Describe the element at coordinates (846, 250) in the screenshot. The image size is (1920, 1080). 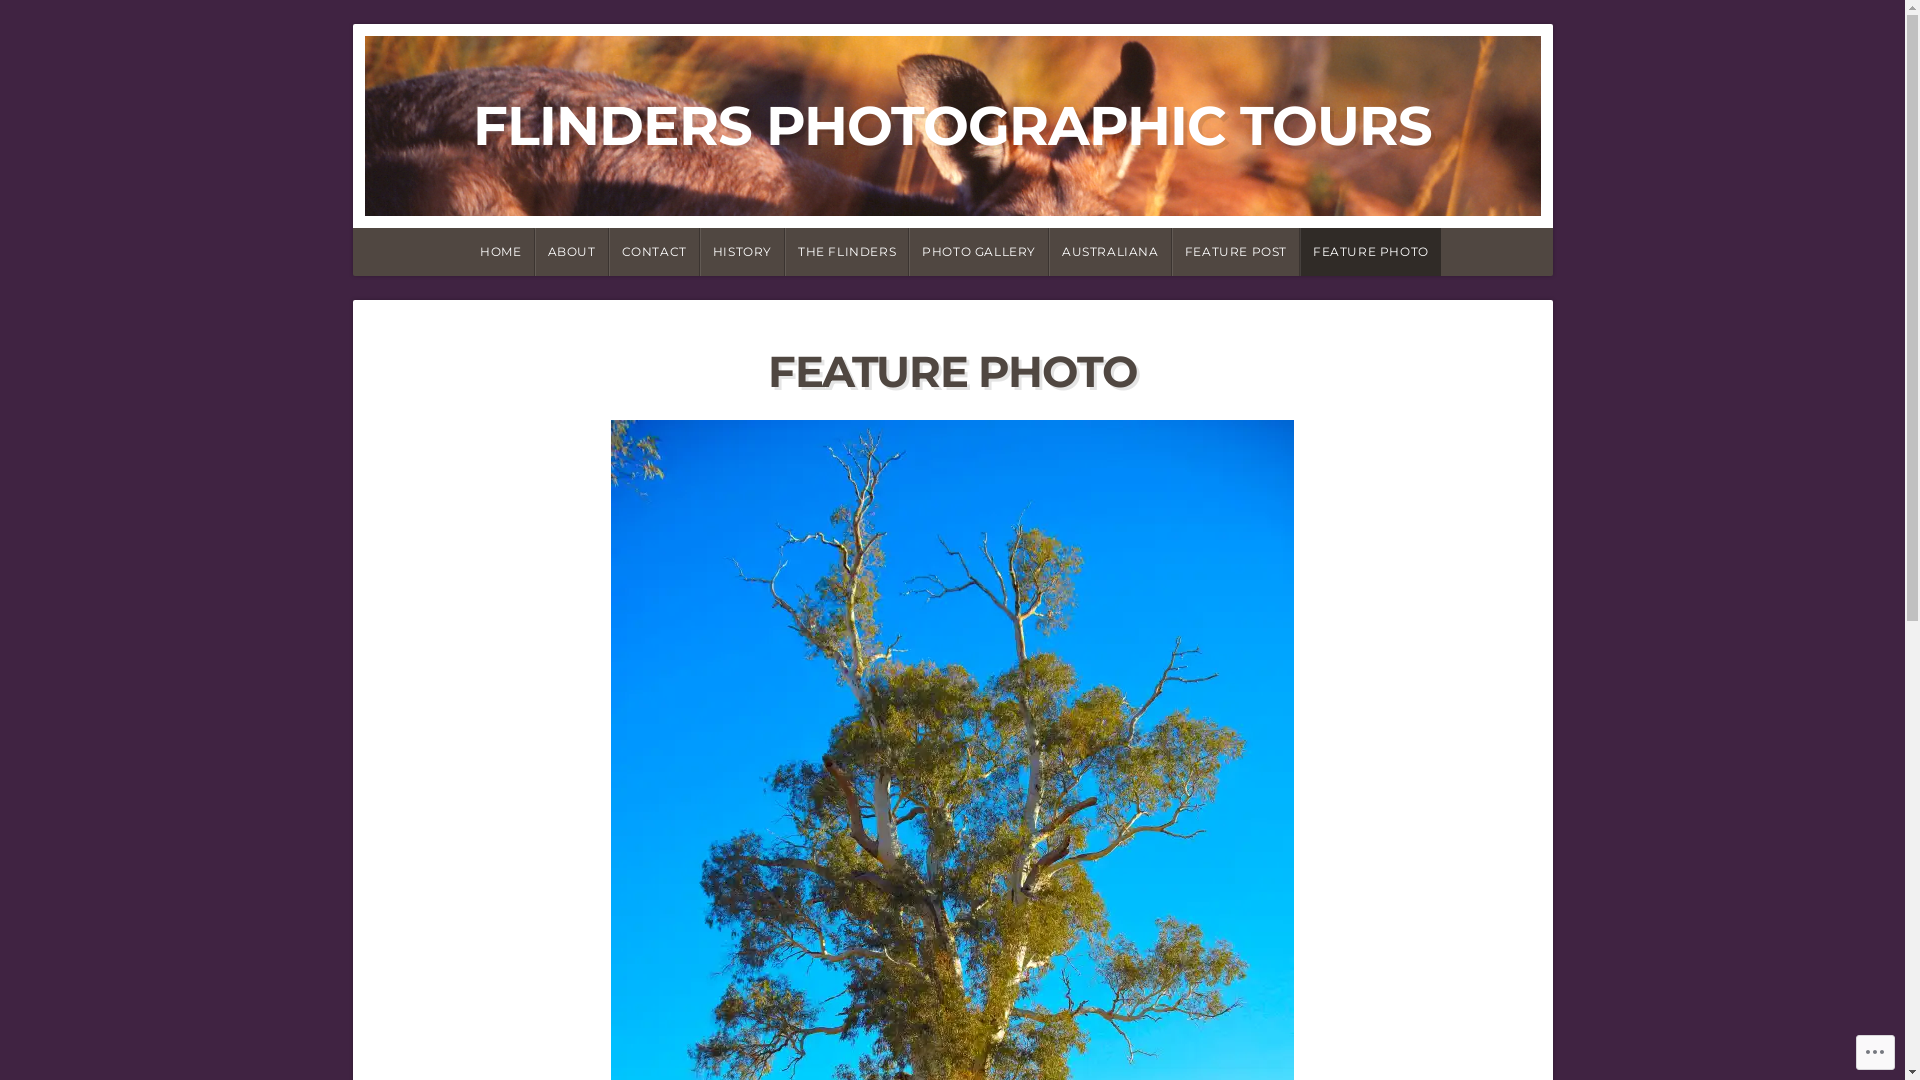
I see `'THE FLINDERS'` at that location.